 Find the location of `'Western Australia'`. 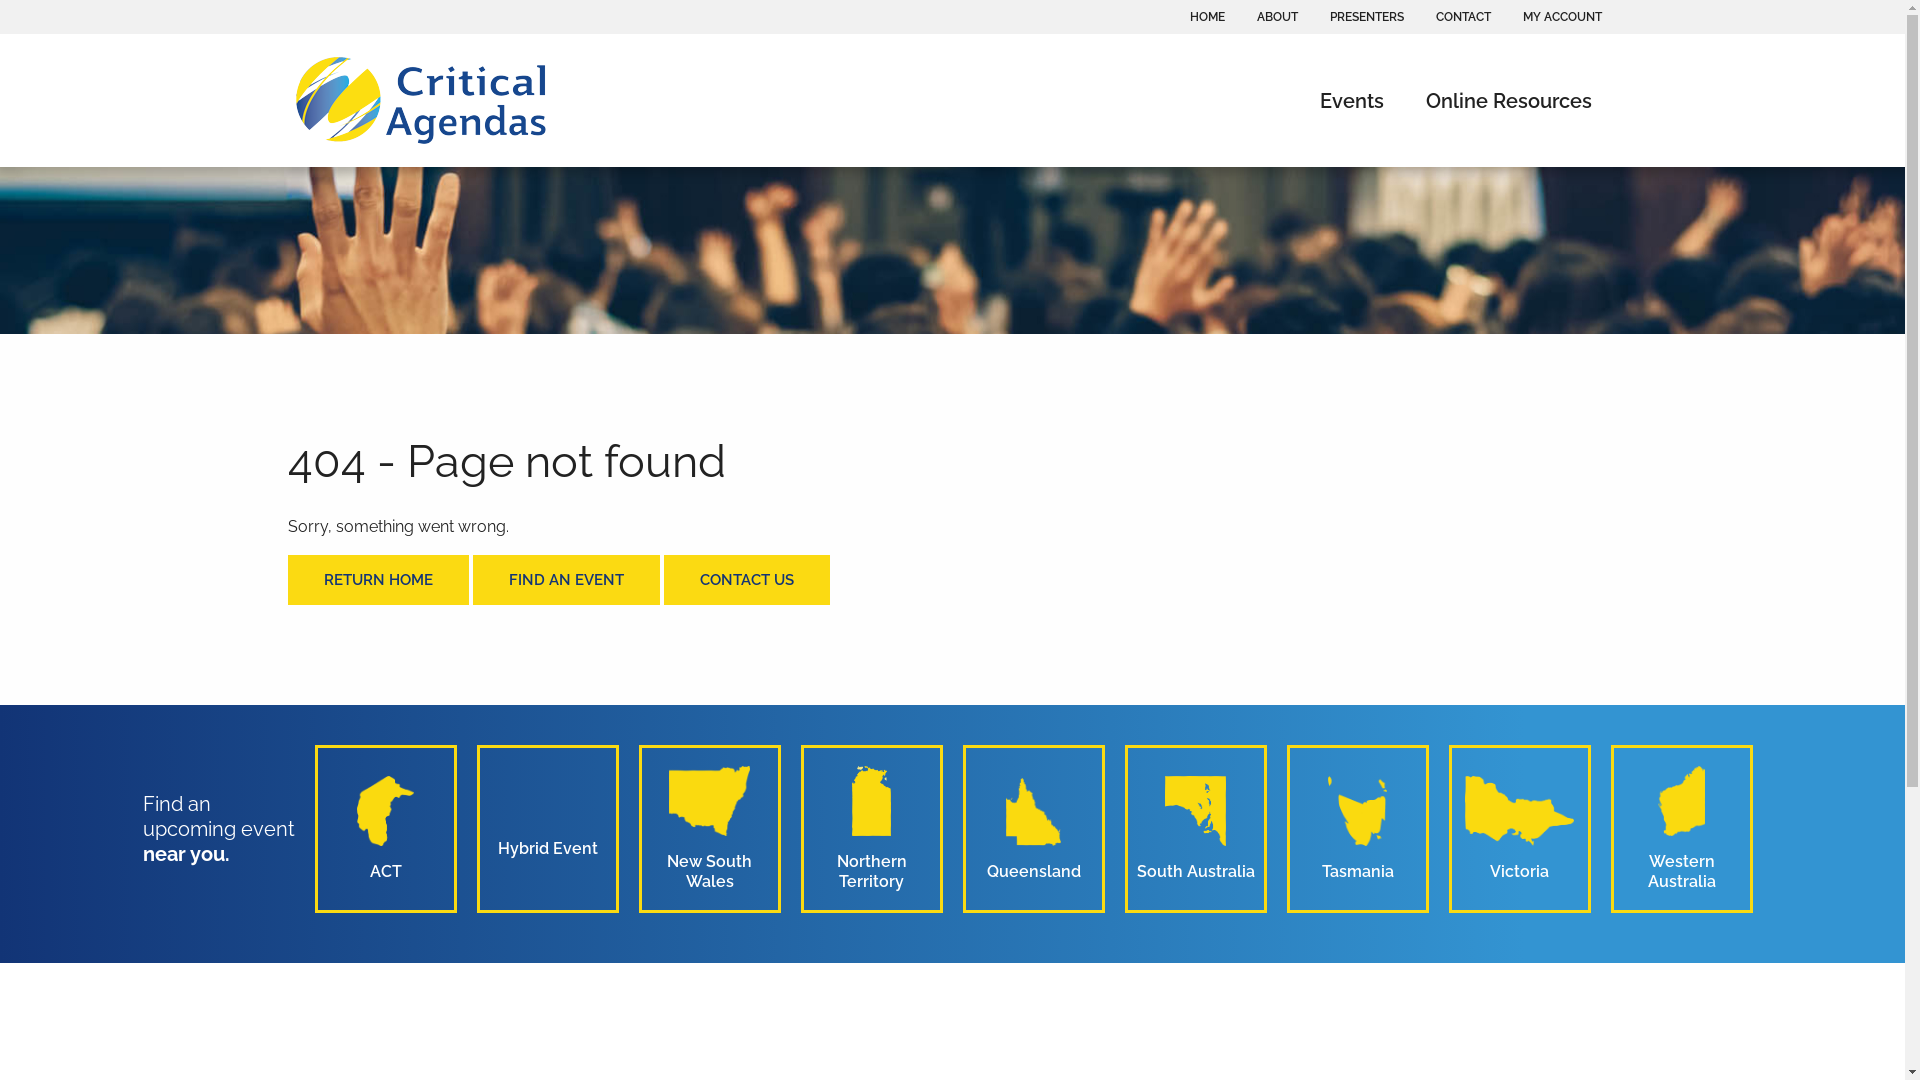

'Western Australia' is located at coordinates (1680, 829).